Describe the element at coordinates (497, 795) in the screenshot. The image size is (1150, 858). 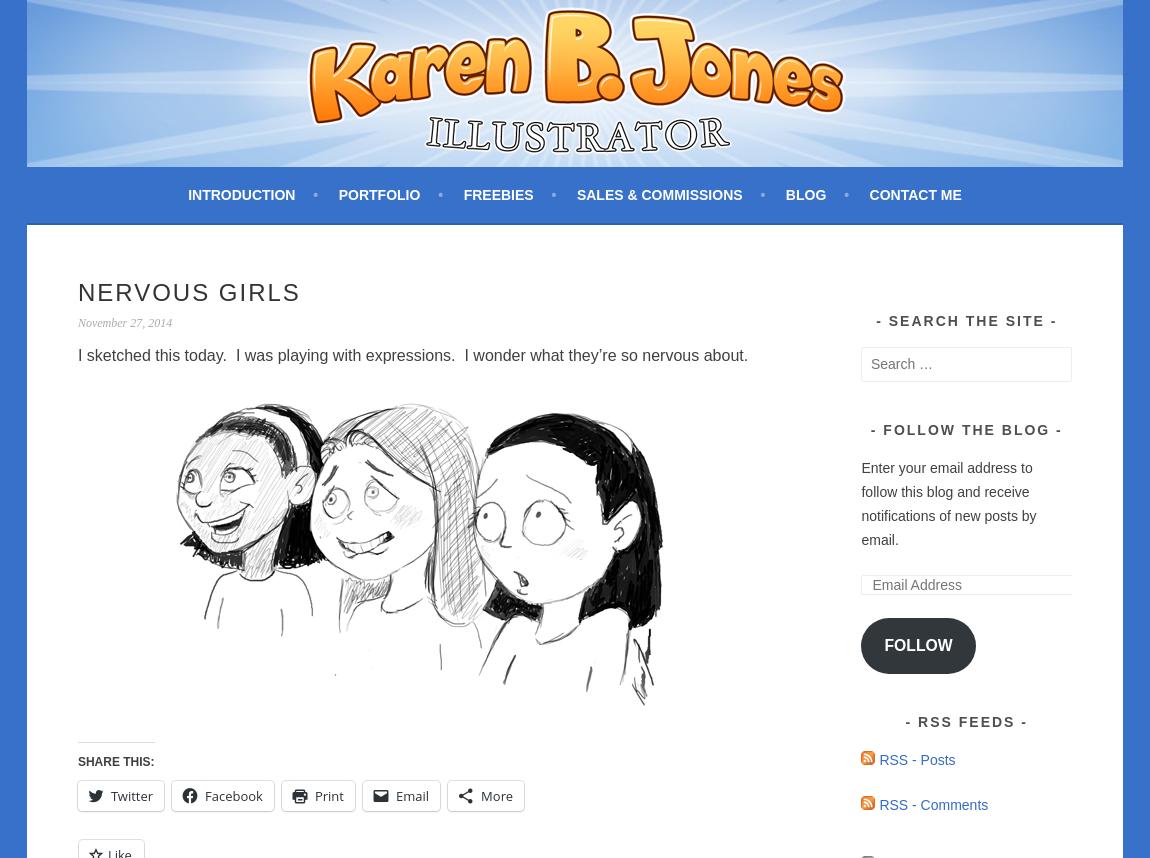
I see `'More'` at that location.